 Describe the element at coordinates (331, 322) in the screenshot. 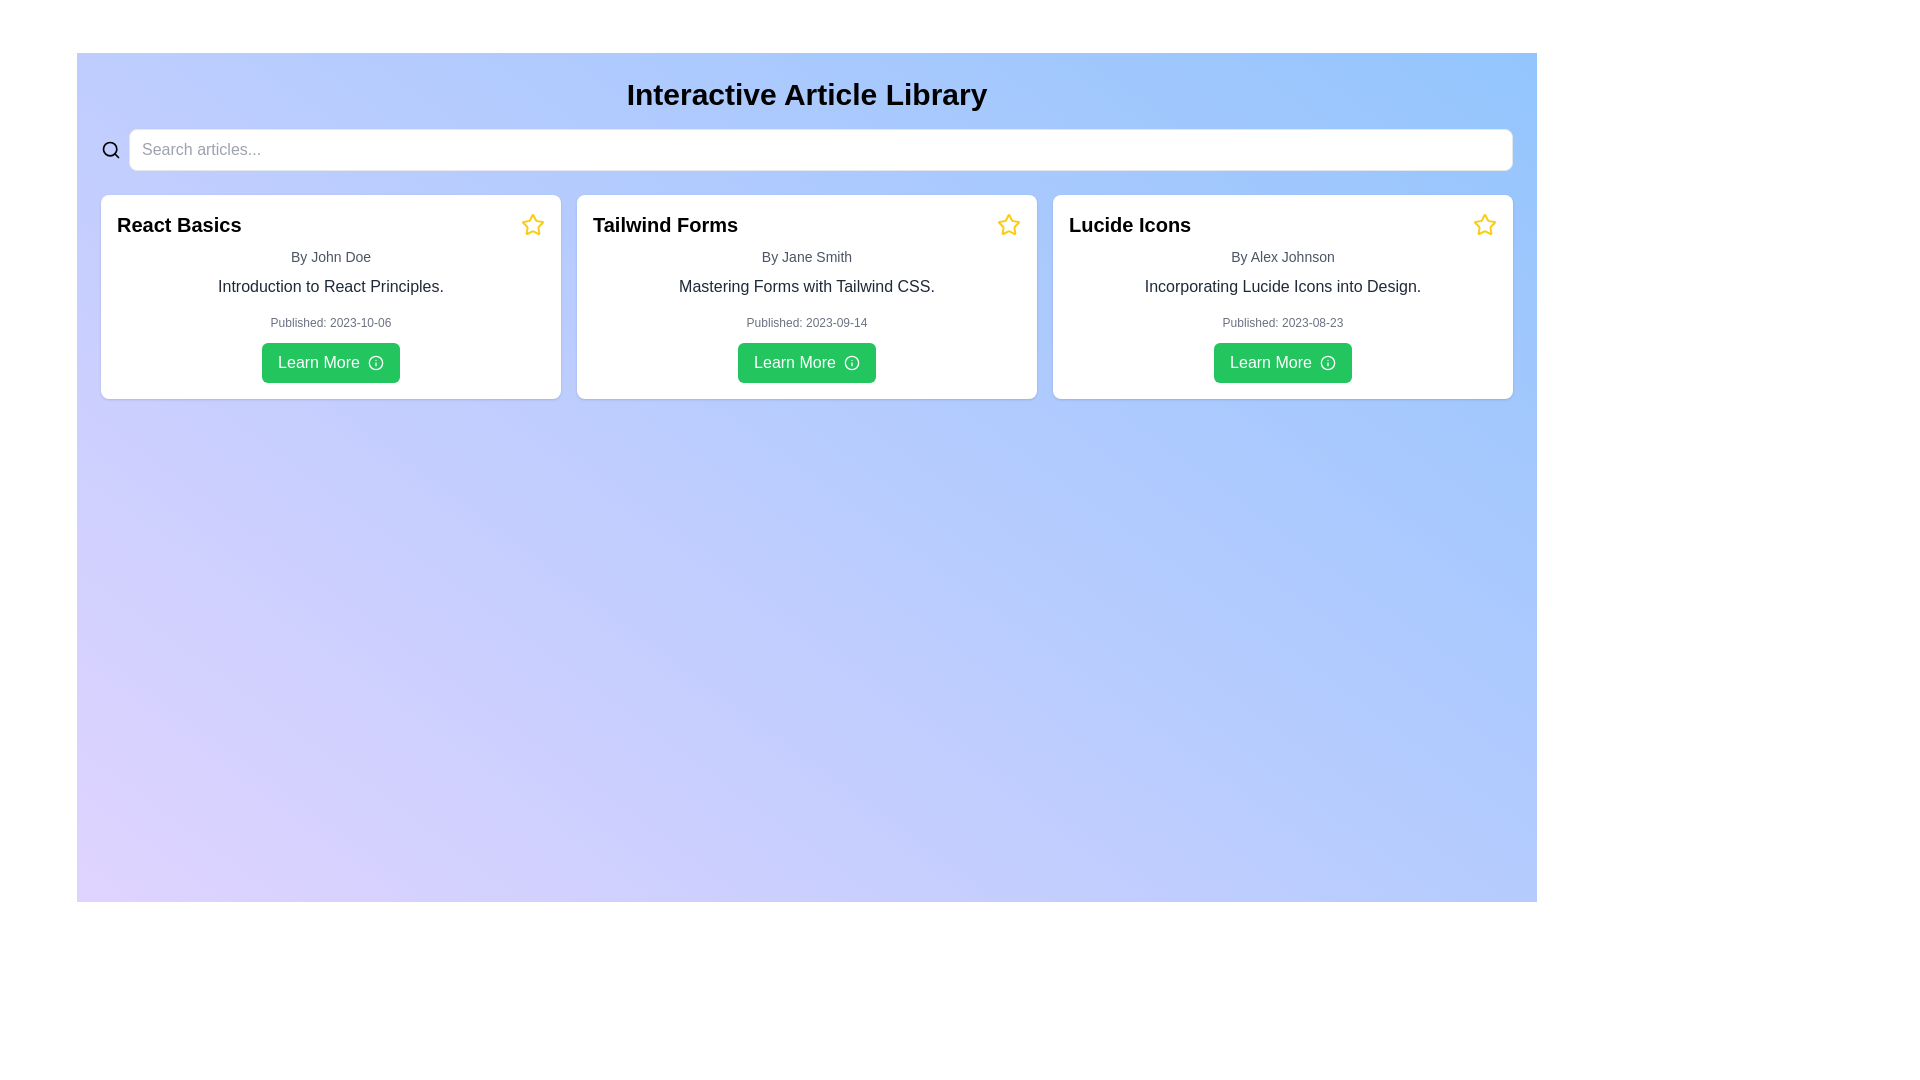

I see `the text label displaying the publication date of the article 'React Basics' located below 'Introduction to React Principles.' and above the 'Learn More' button` at that location.